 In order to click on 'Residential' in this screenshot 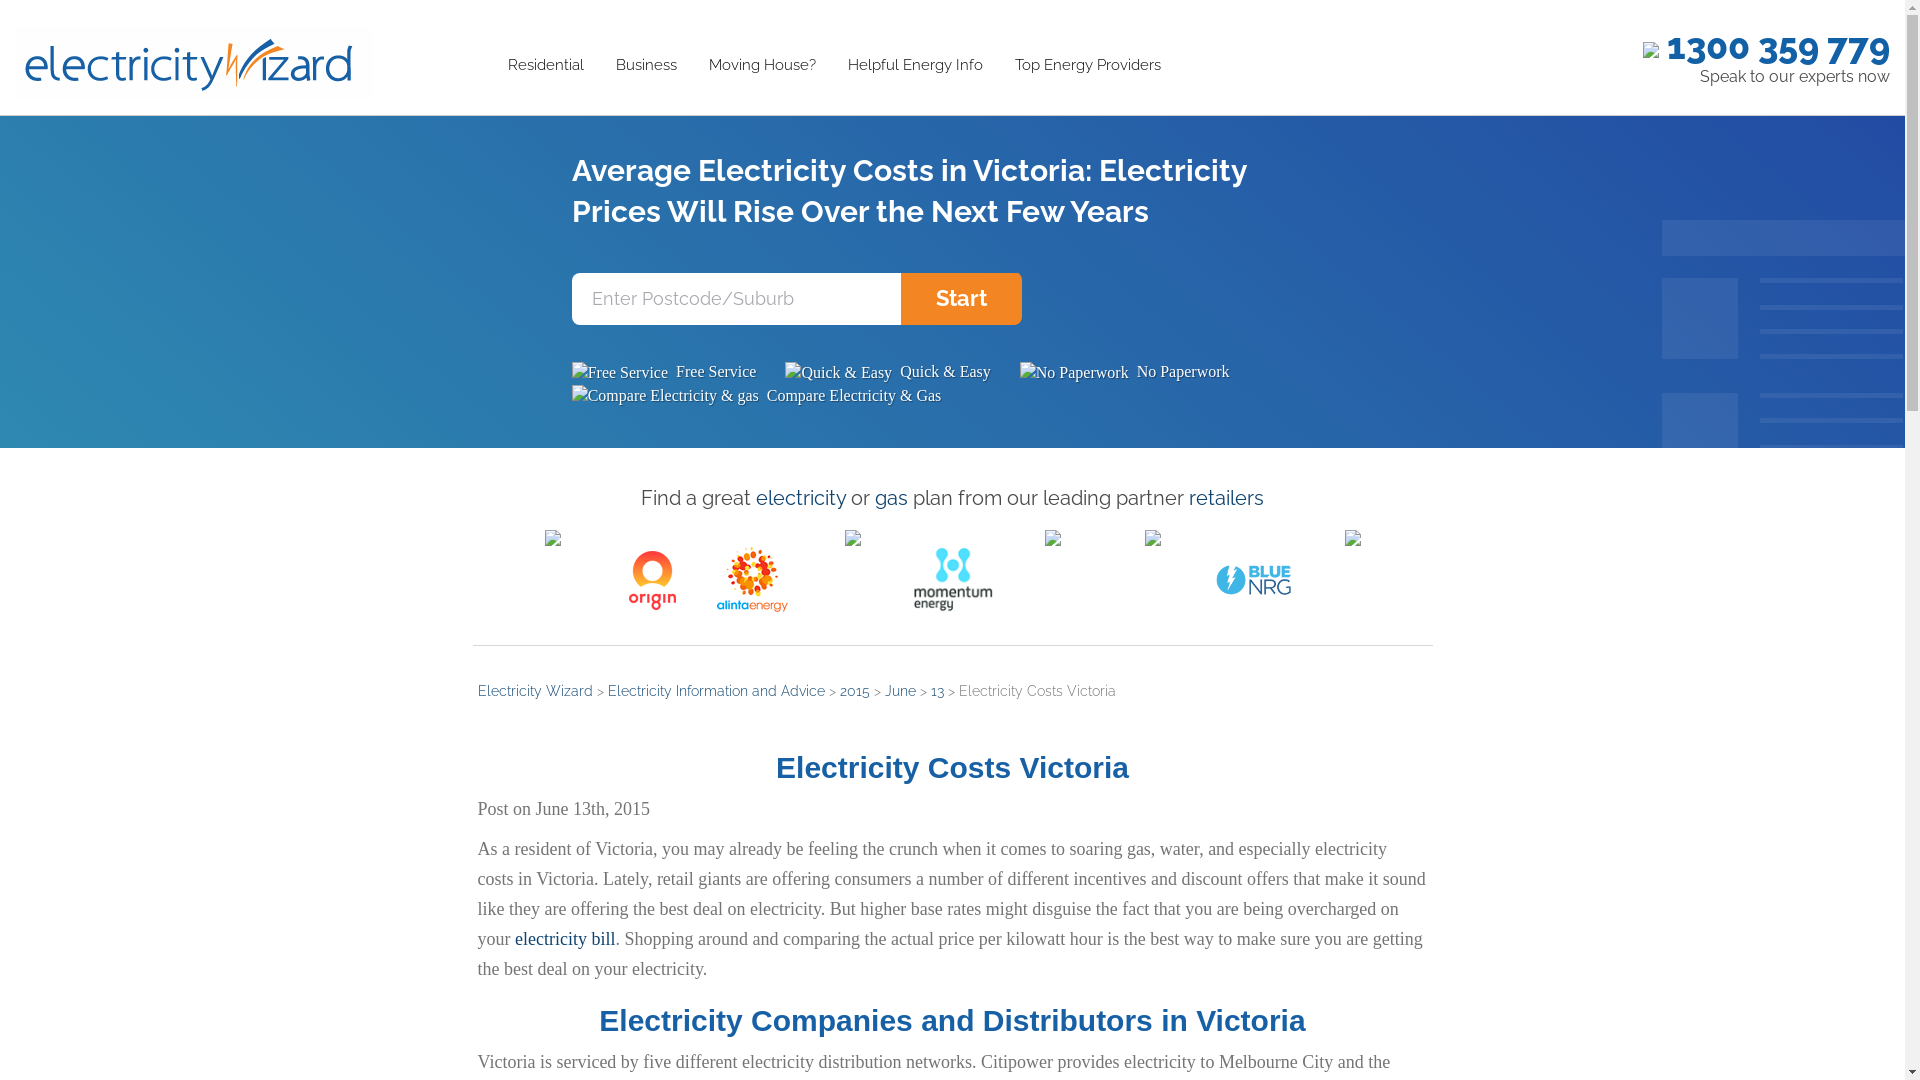, I will do `click(546, 64)`.